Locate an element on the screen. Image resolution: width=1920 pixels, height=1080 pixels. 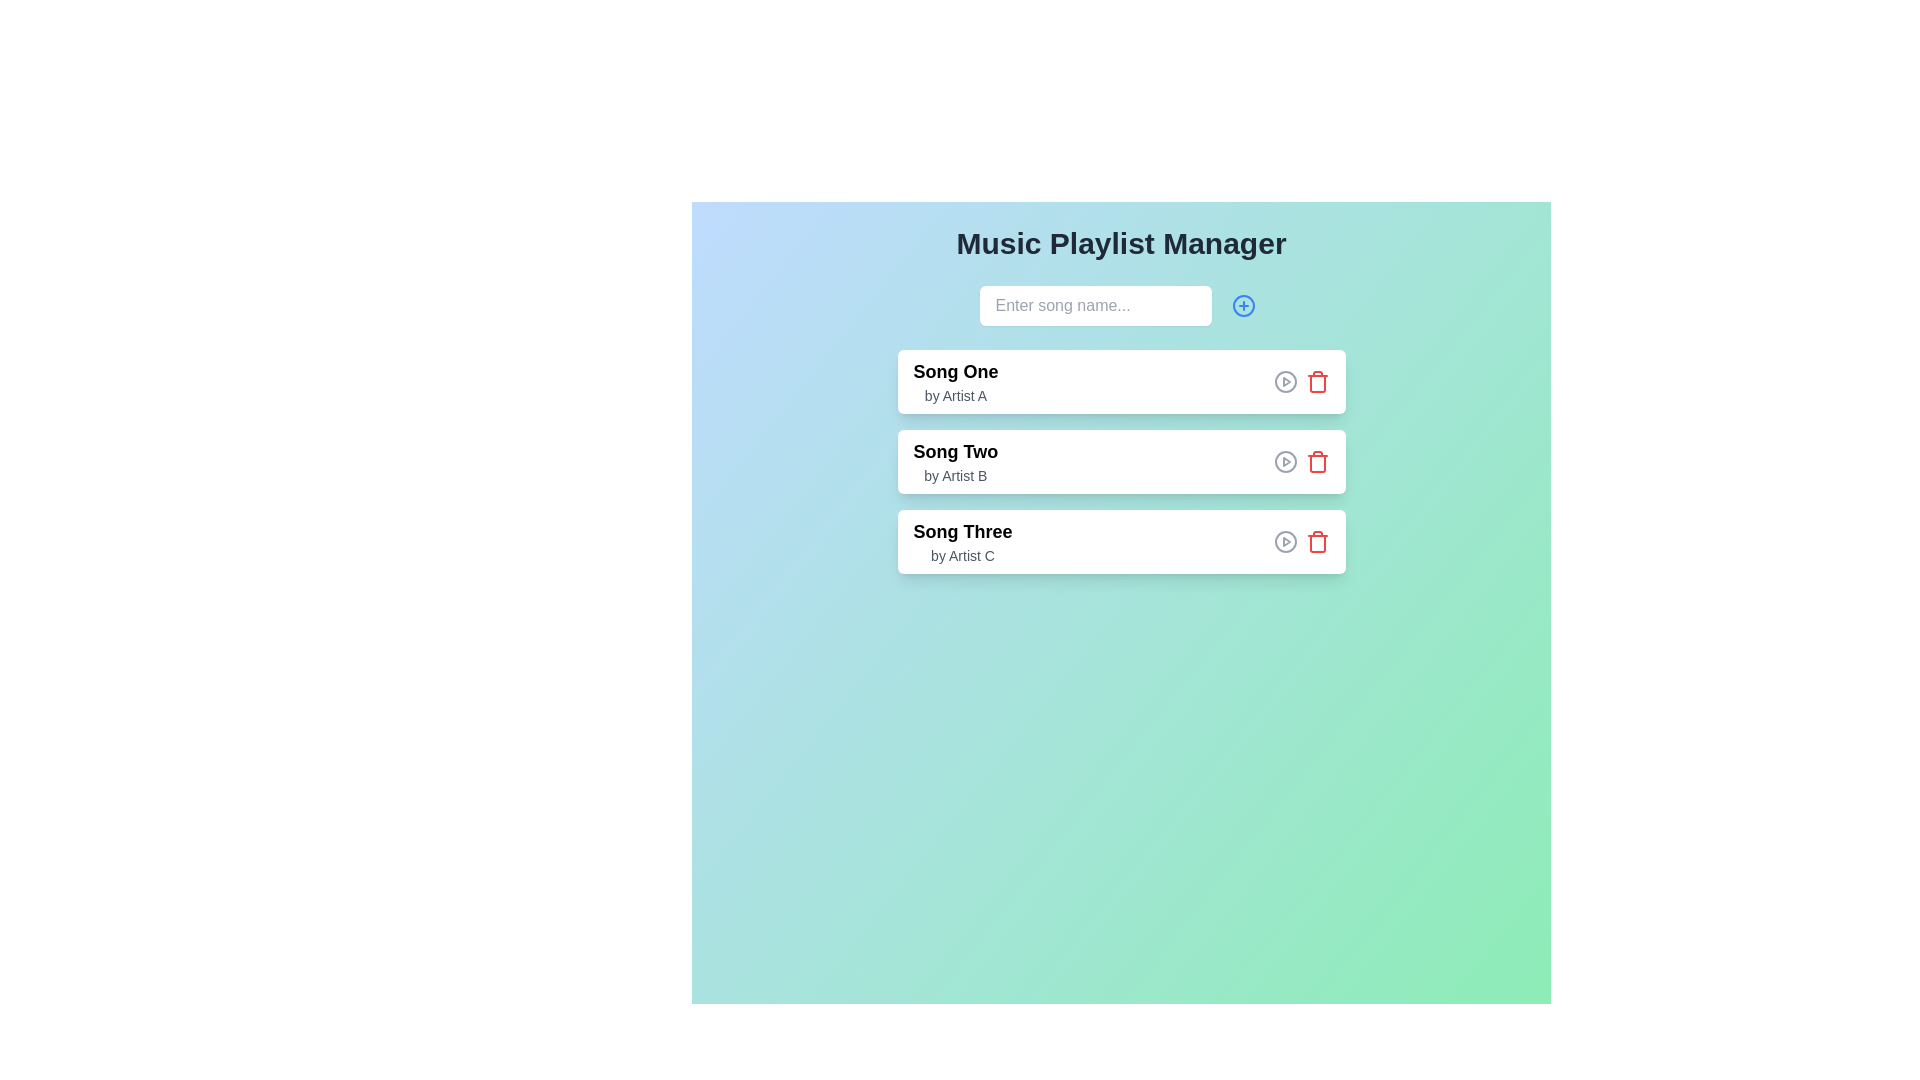
the text element that displays the title and artist of a song, positioned as the second item in the music playlist manager interface, located between 'Song One' and 'Song Three' is located at coordinates (954, 462).